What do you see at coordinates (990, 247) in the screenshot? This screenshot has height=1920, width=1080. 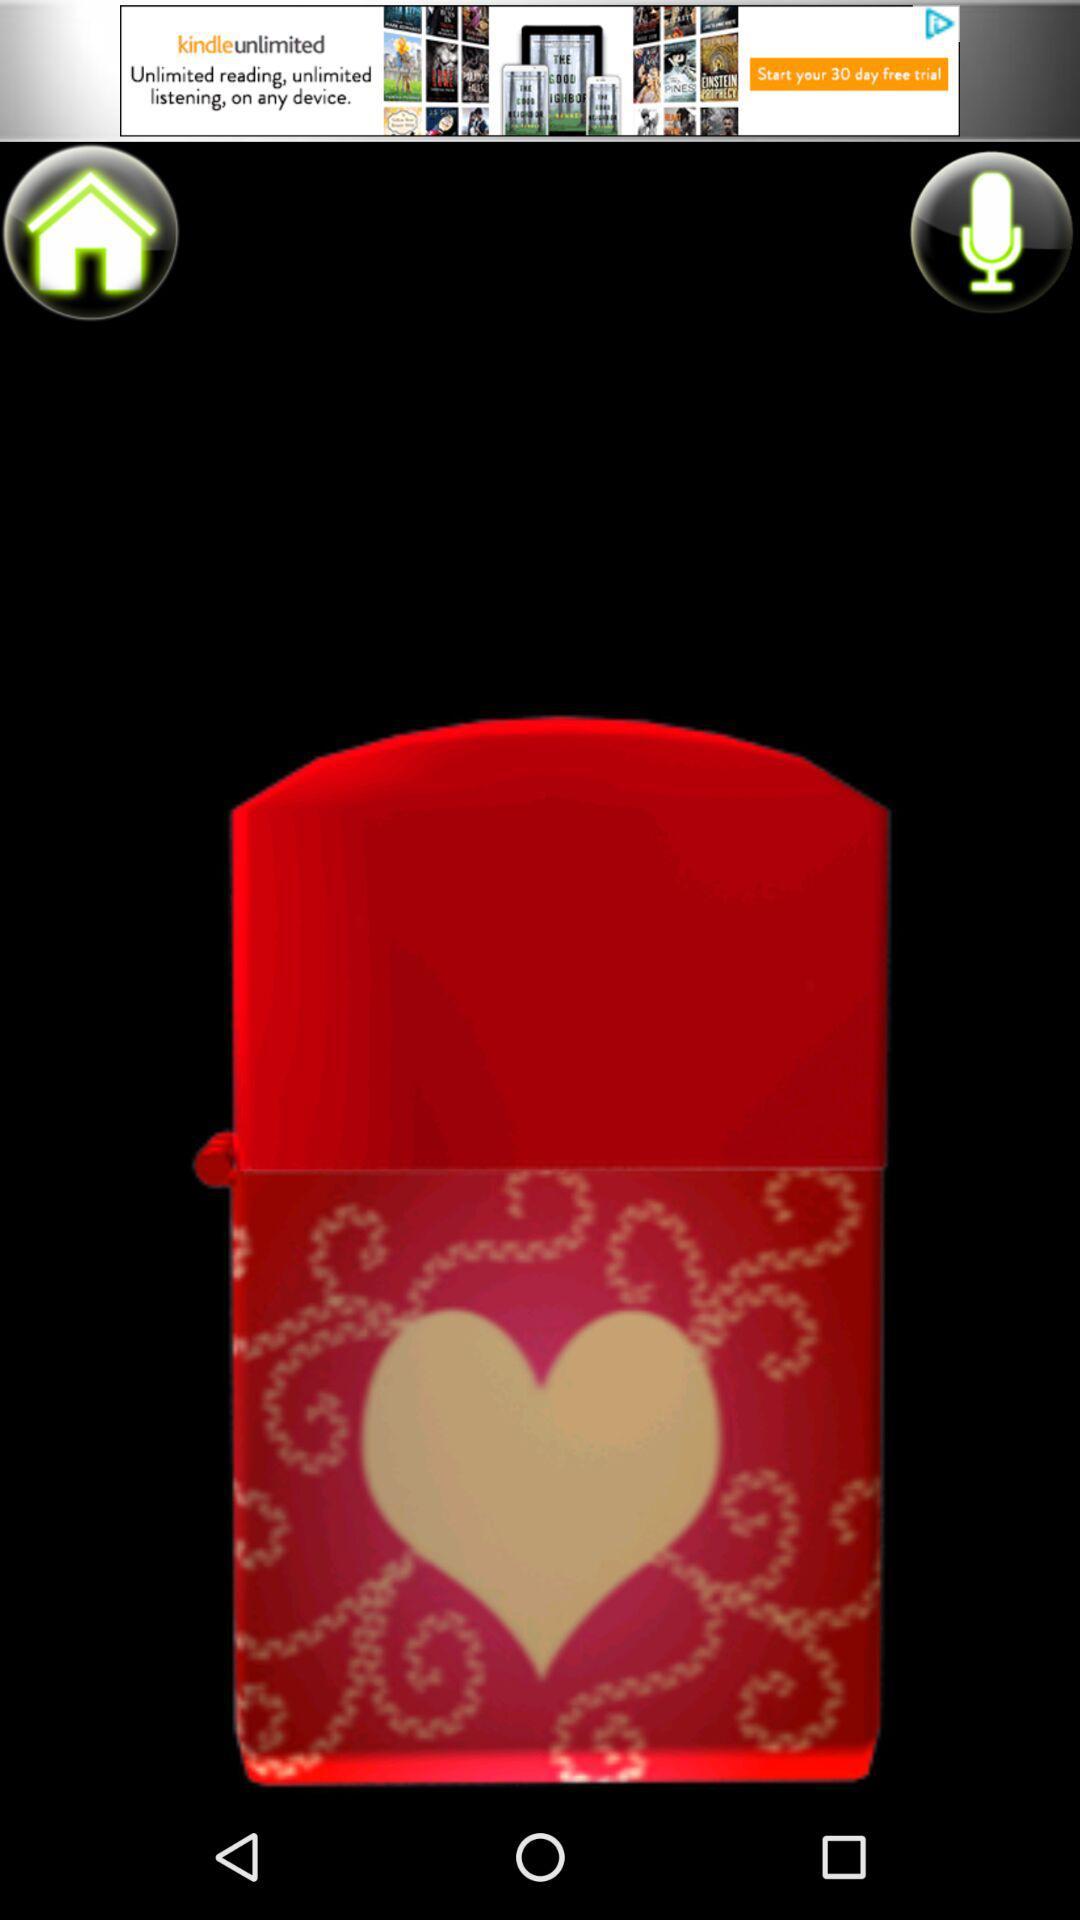 I see `the microphone icon` at bounding box center [990, 247].